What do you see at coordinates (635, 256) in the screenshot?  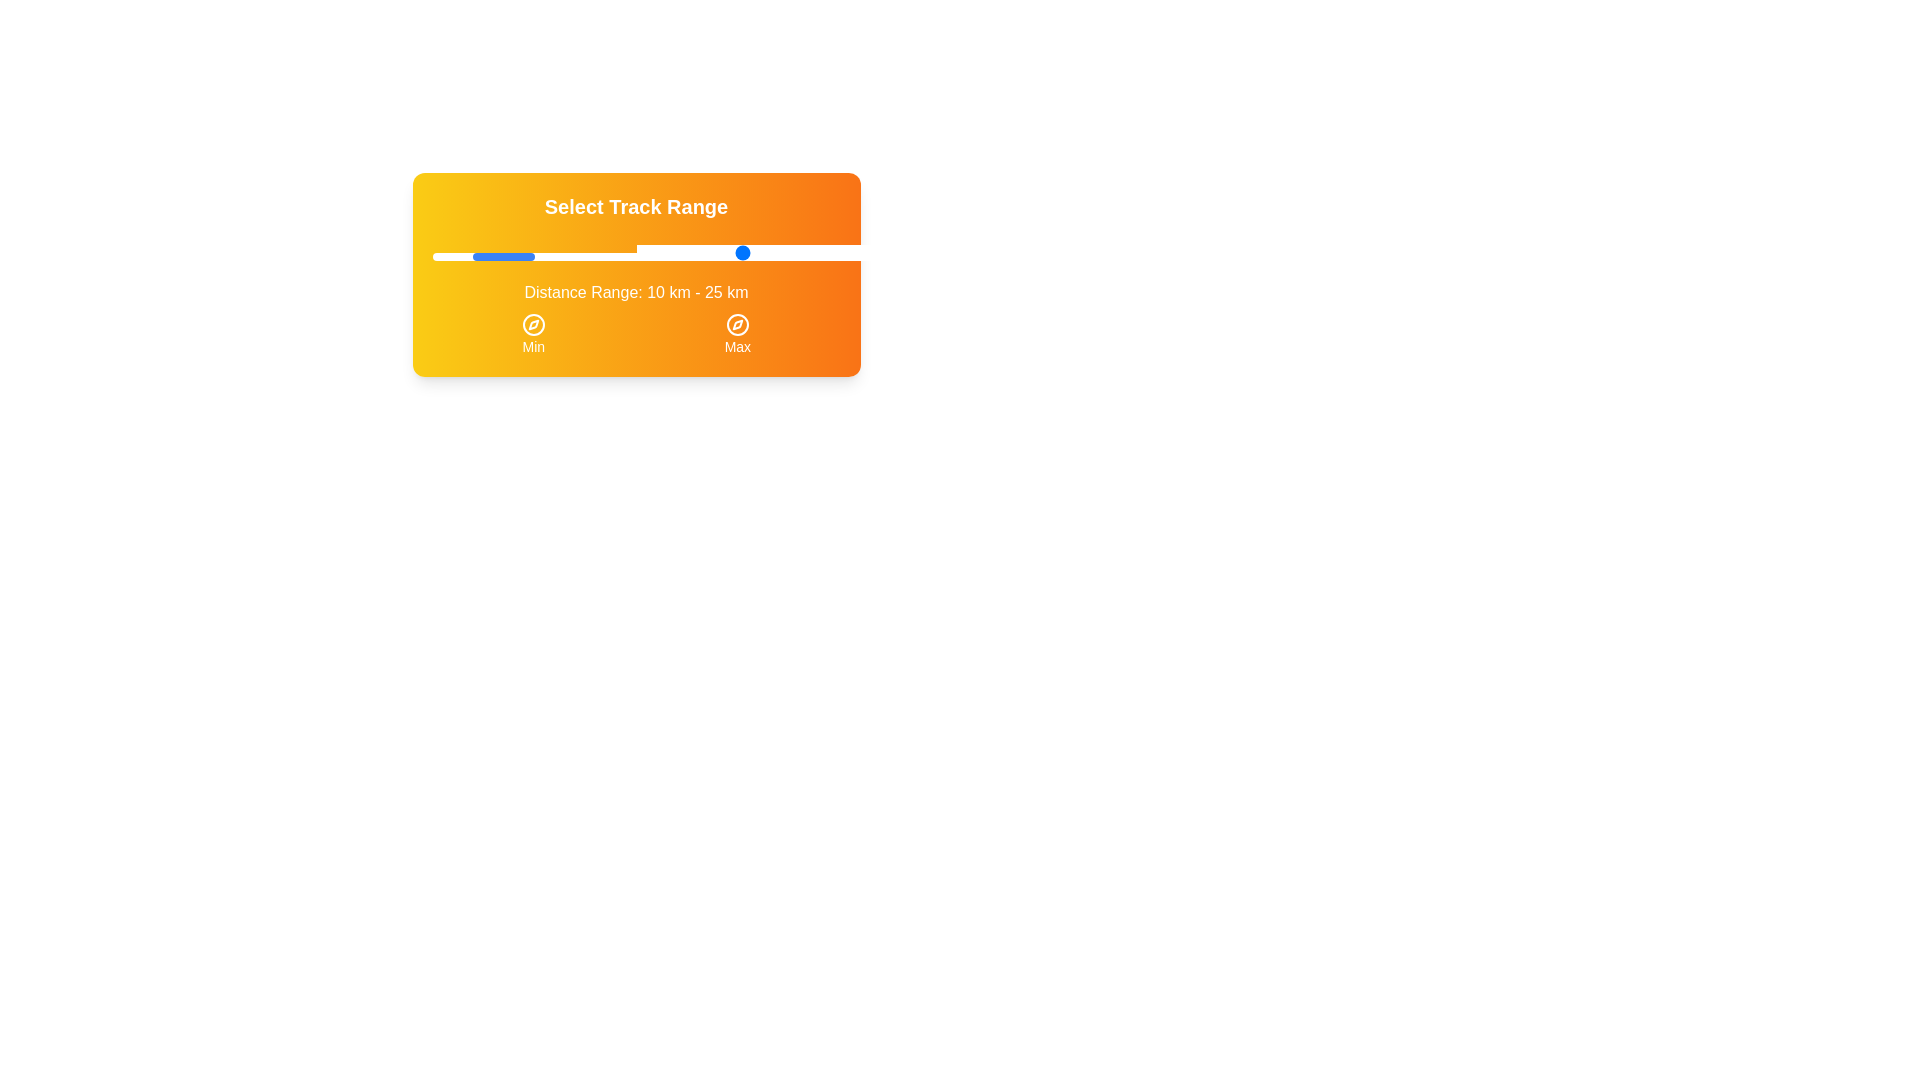 I see `within the bounds of the thin, white rectangular progress bar background that is centrally aligned in the 'Select Track Range' section` at bounding box center [635, 256].